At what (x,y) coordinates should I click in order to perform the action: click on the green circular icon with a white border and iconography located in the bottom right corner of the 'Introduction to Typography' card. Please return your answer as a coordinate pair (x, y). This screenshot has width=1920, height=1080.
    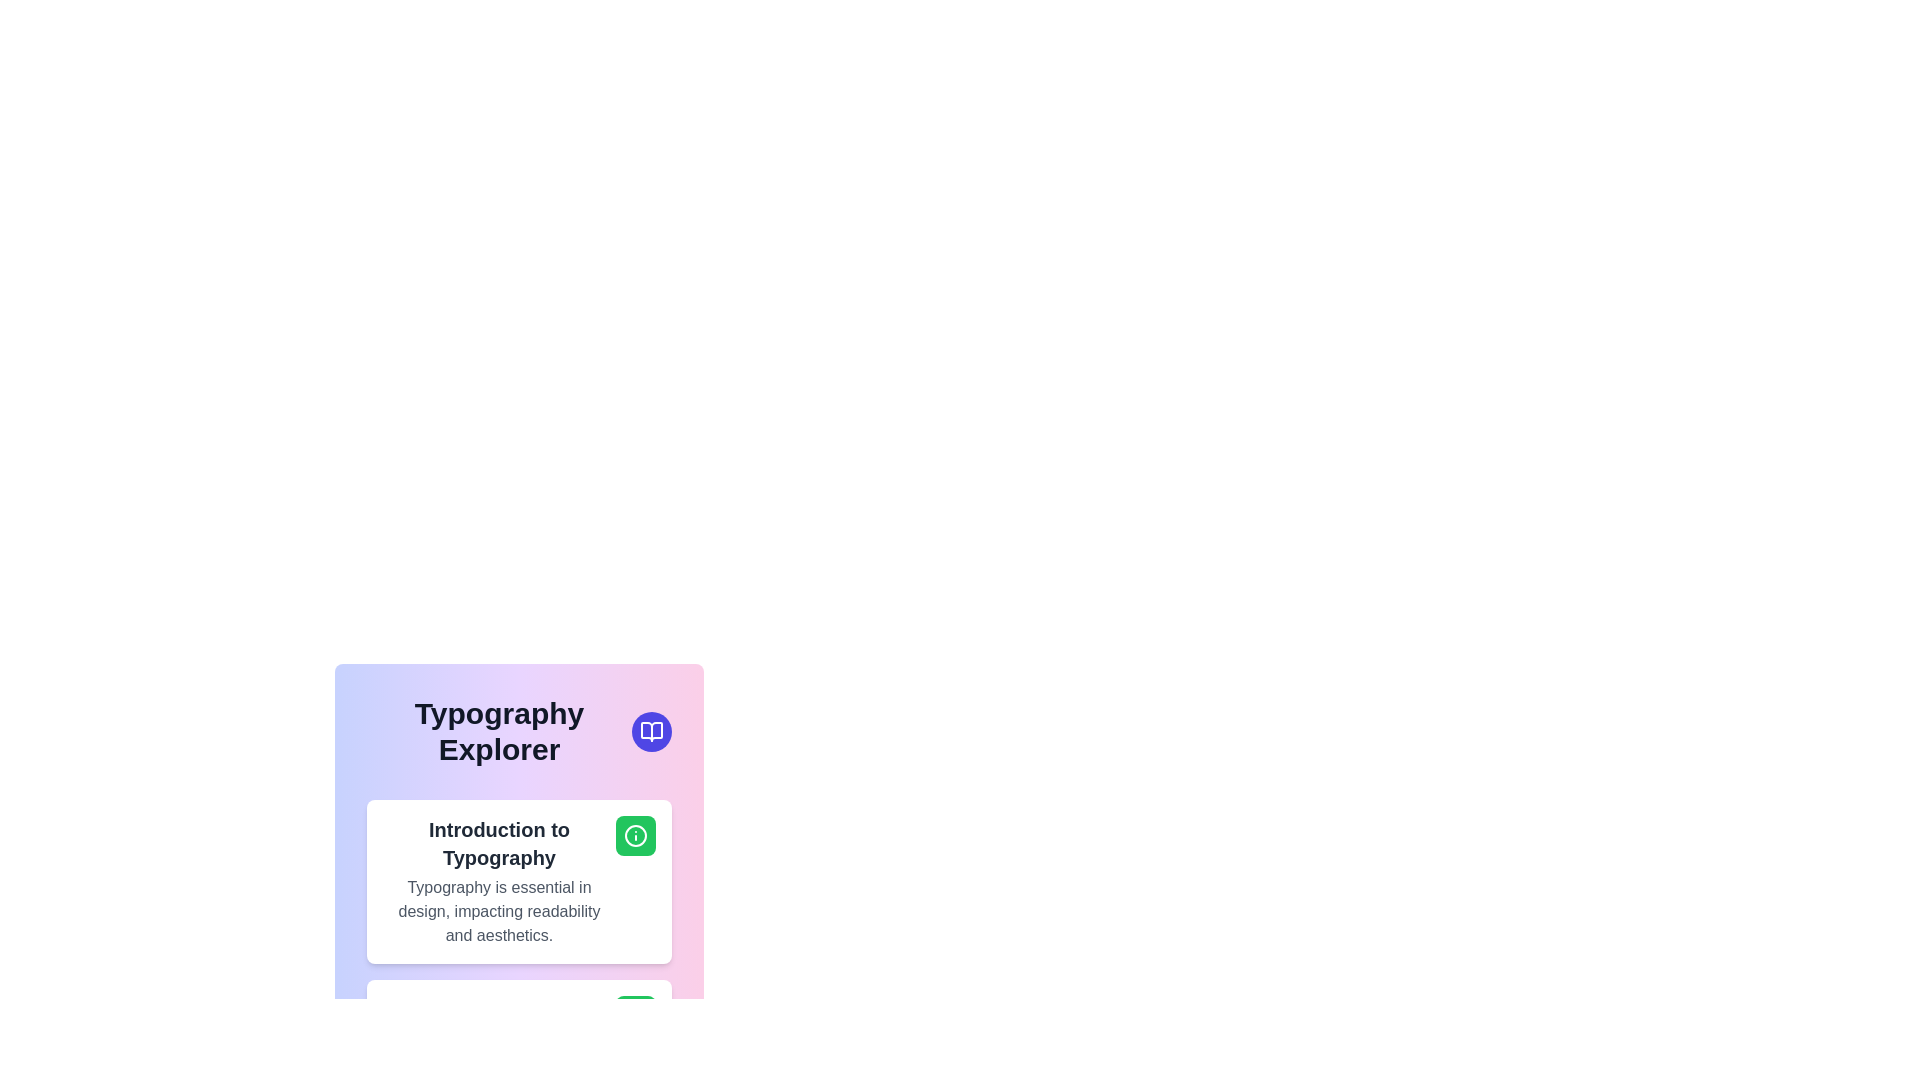
    Looking at the image, I should click on (634, 836).